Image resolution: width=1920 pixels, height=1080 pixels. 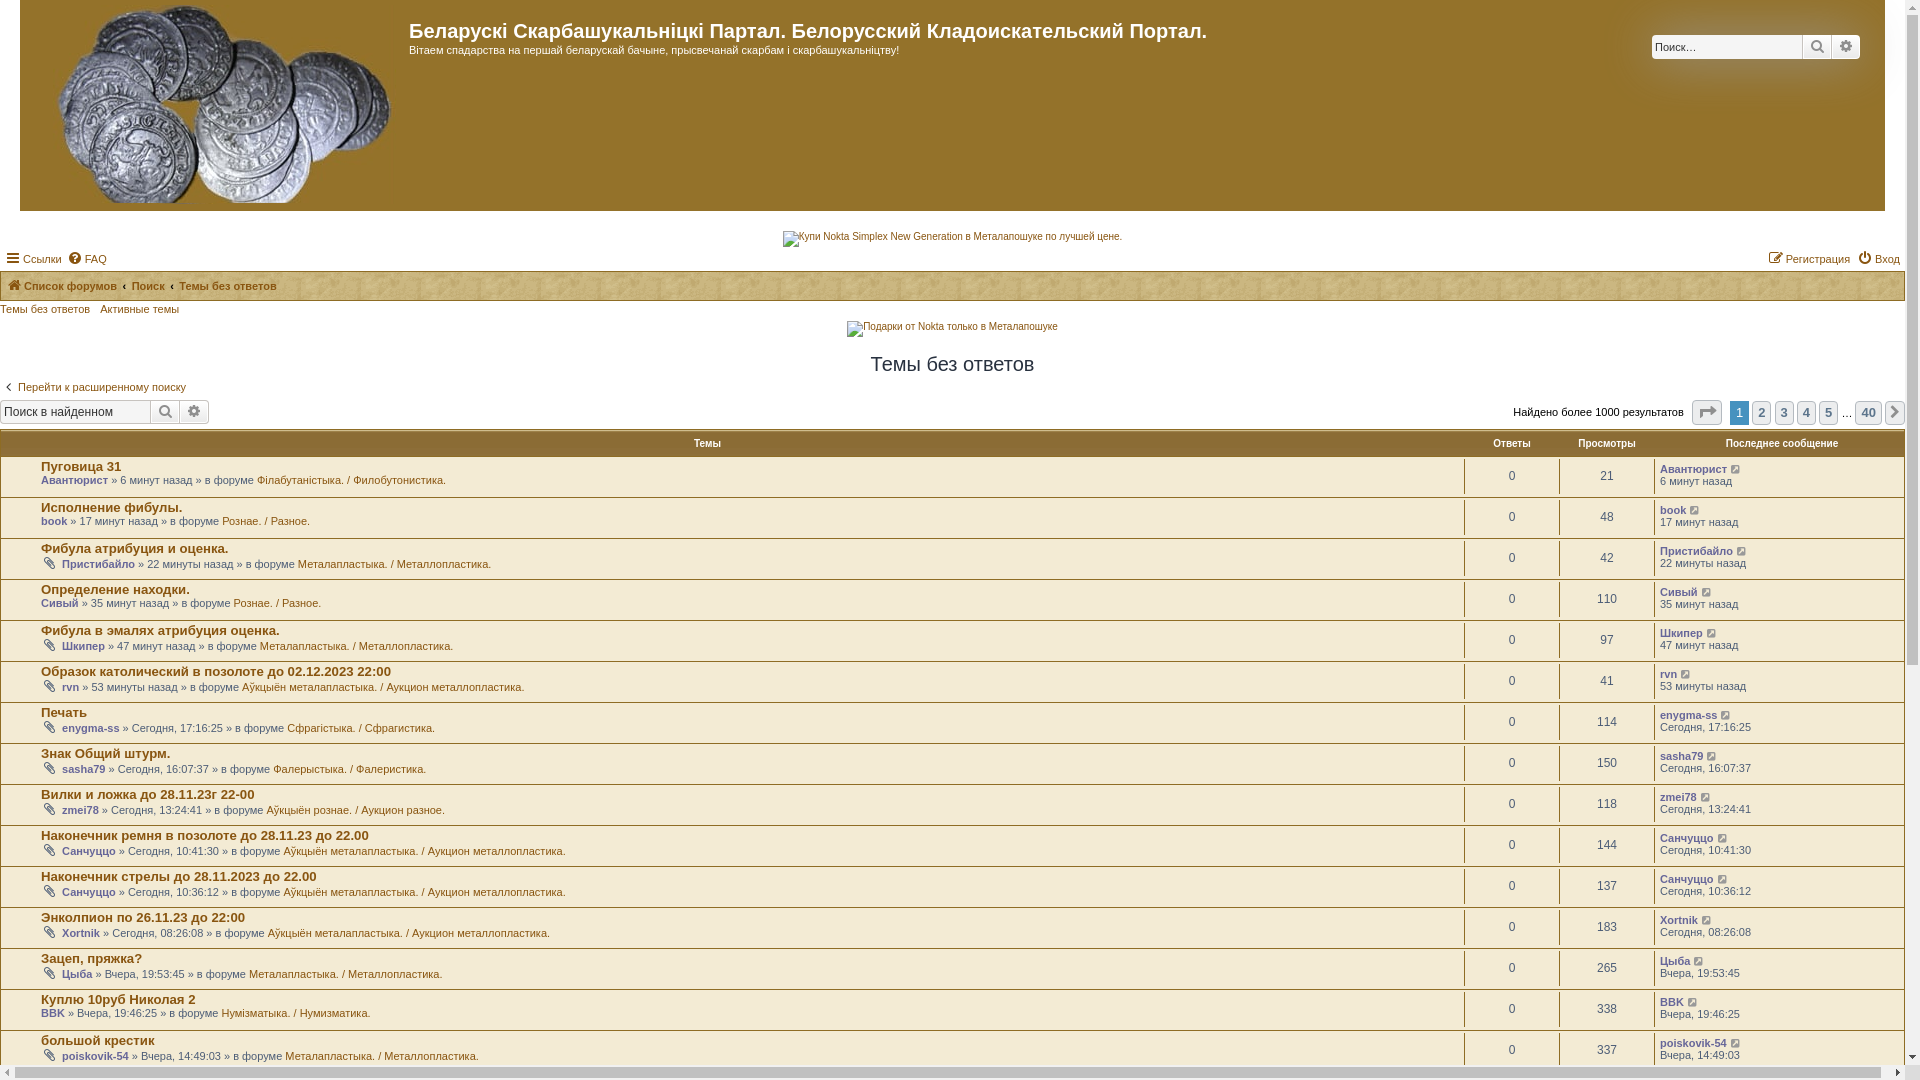 I want to click on 'sasha79', so click(x=1660, y=756).